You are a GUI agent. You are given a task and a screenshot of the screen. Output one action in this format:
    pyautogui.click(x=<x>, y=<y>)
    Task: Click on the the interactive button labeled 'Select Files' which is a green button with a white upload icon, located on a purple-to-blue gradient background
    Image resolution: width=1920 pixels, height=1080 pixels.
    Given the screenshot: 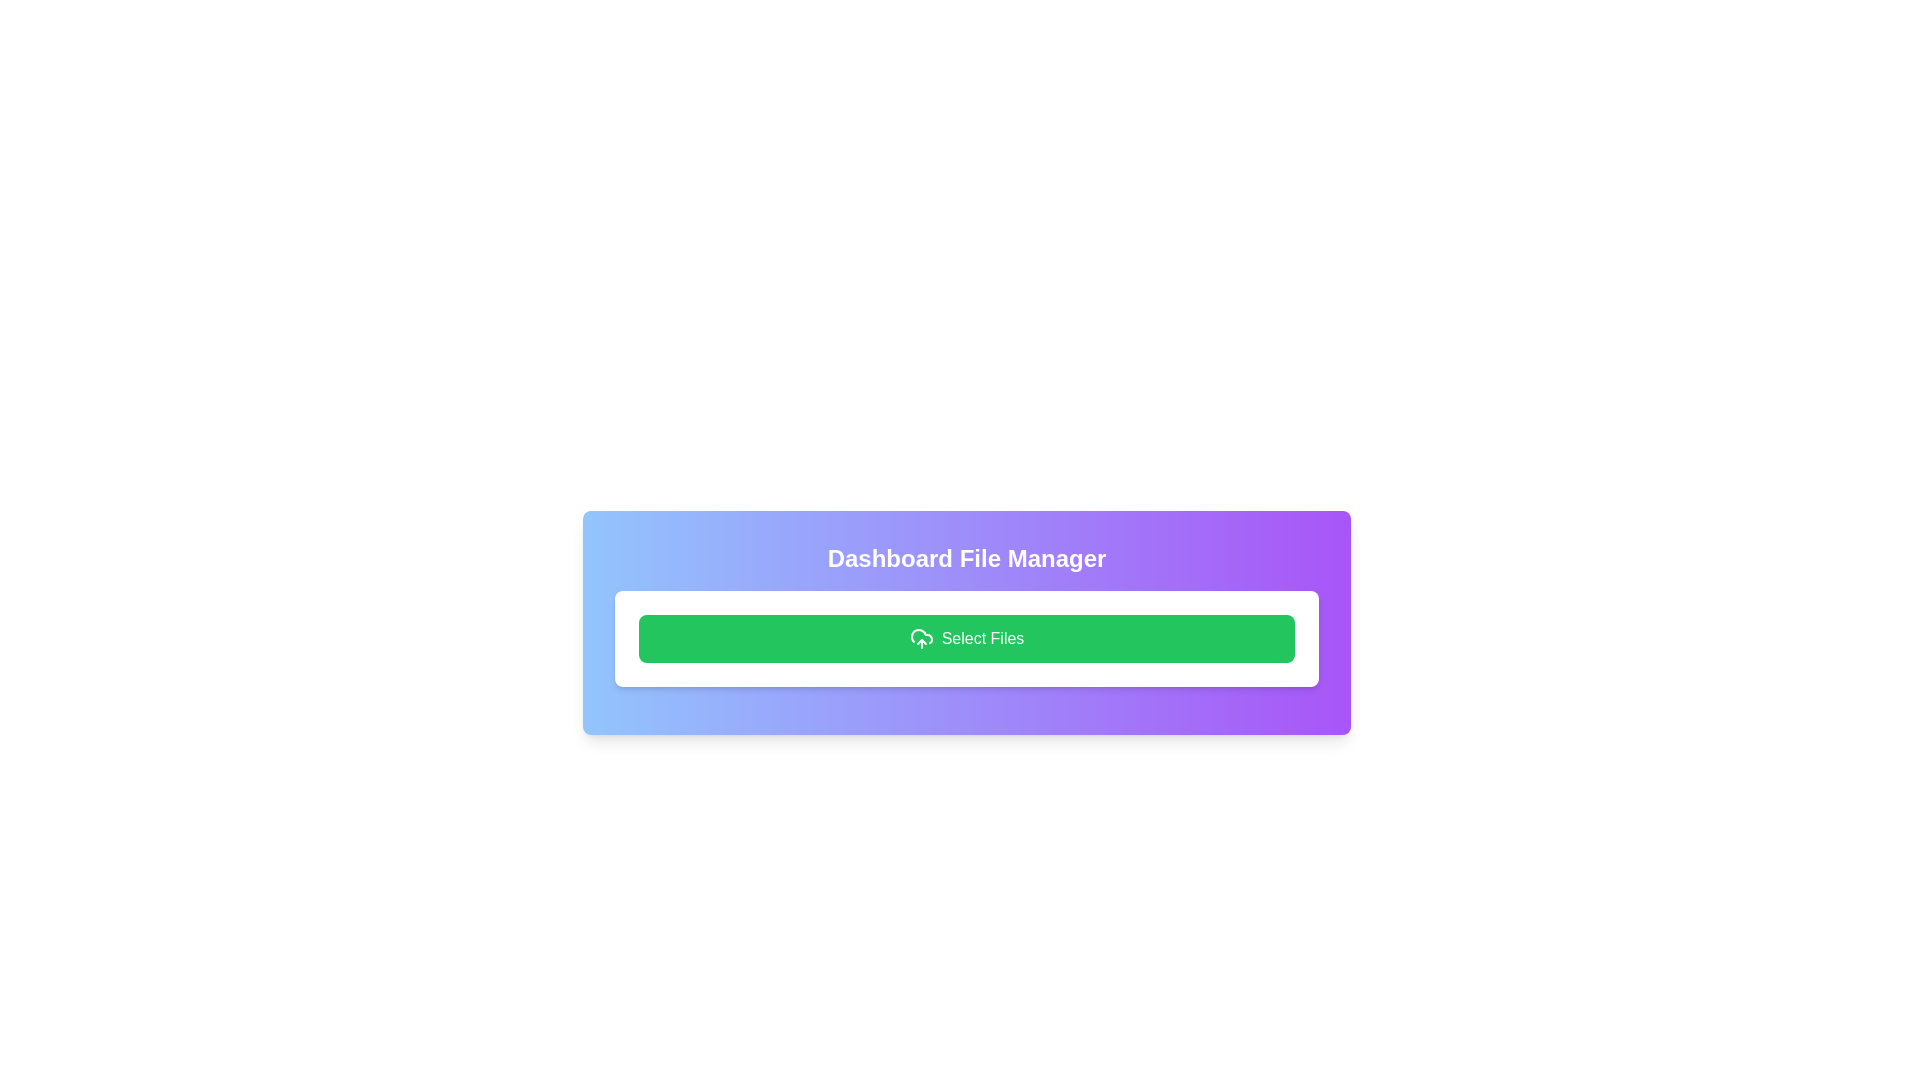 What is the action you would take?
    pyautogui.click(x=966, y=622)
    